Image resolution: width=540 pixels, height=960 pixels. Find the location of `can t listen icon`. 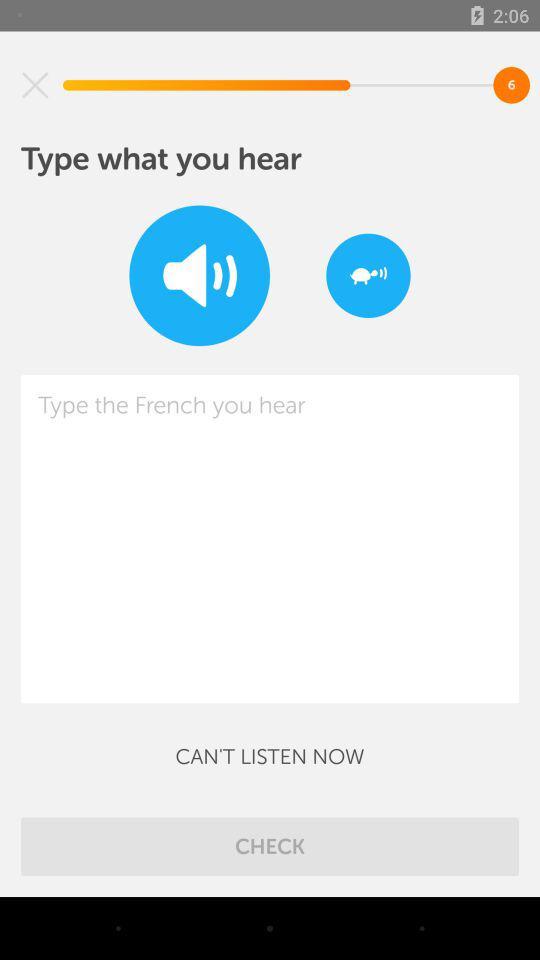

can t listen icon is located at coordinates (270, 755).